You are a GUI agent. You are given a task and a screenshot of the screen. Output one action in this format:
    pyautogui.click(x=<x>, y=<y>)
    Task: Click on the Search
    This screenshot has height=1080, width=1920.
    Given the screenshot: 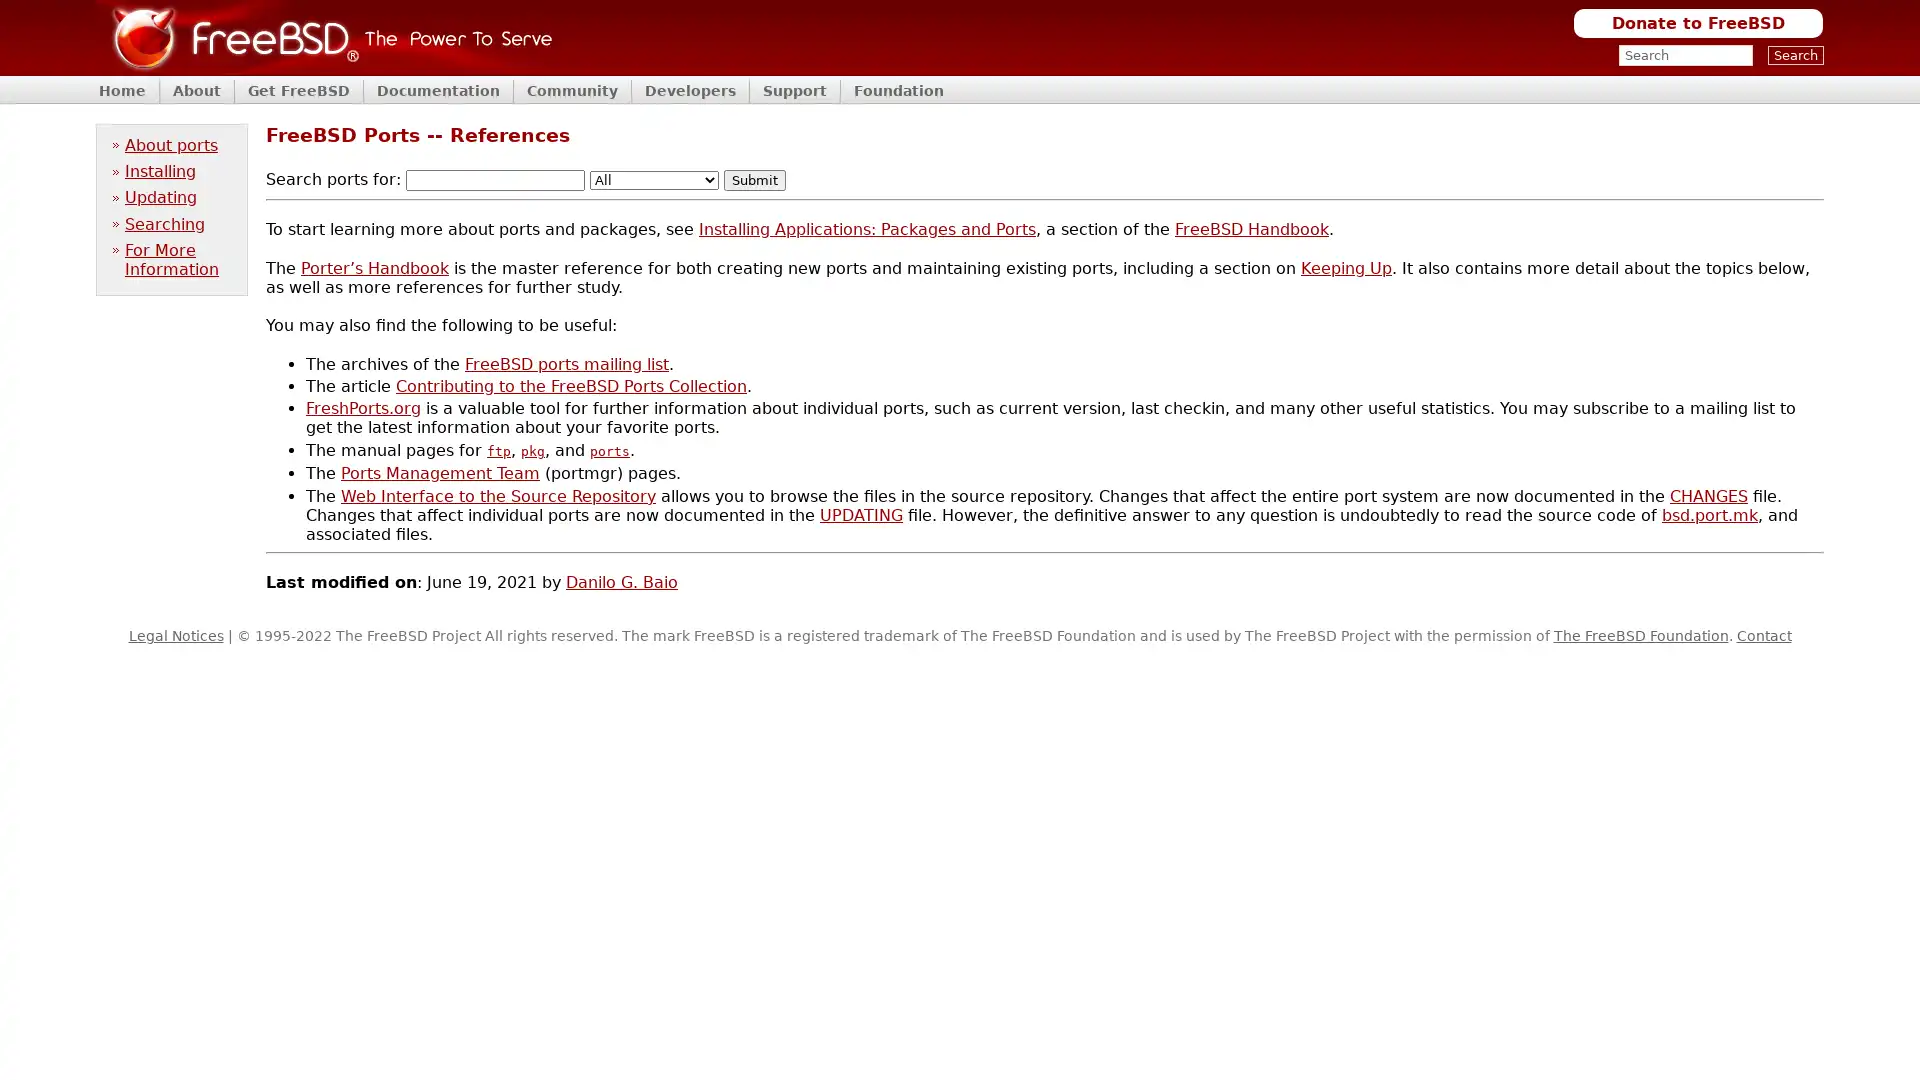 What is the action you would take?
    pyautogui.click(x=1795, y=54)
    